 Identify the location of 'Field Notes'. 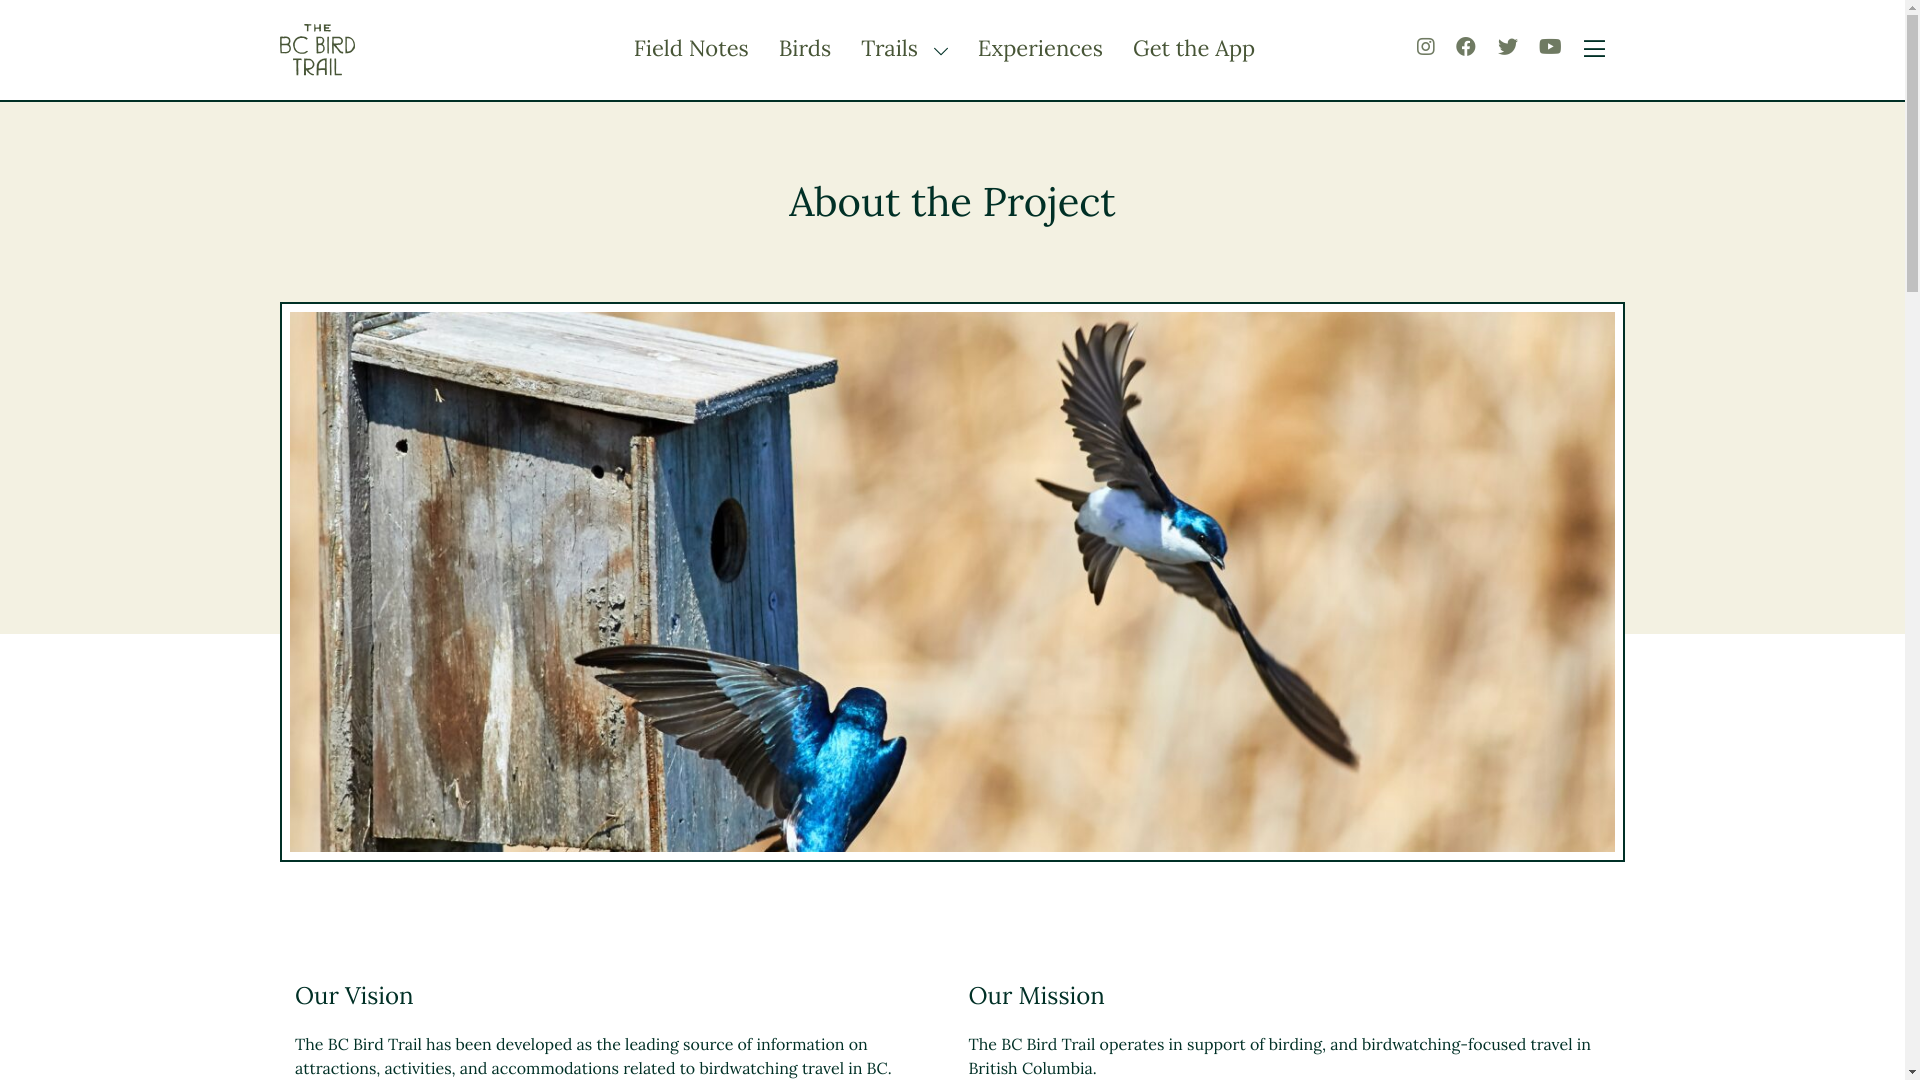
(691, 48).